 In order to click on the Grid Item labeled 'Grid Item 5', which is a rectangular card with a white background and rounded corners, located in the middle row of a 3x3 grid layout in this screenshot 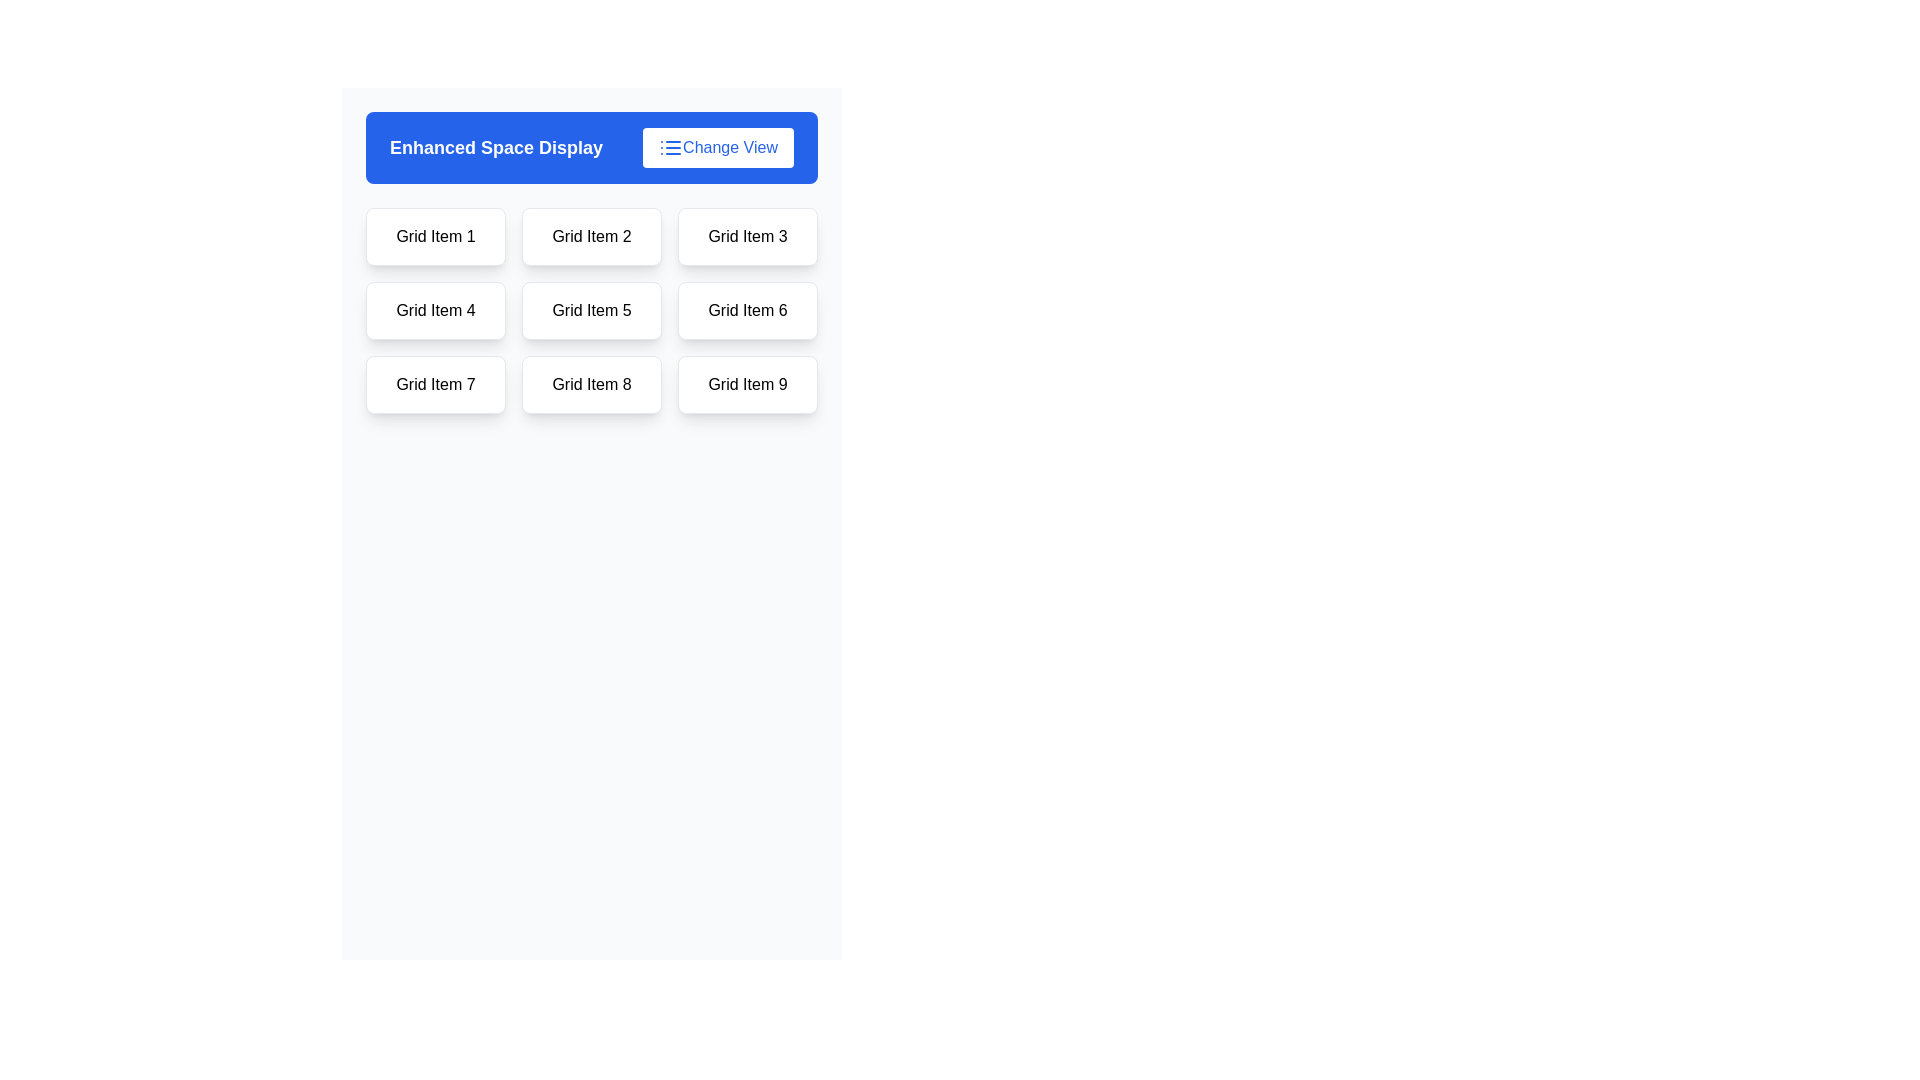, I will do `click(590, 311)`.